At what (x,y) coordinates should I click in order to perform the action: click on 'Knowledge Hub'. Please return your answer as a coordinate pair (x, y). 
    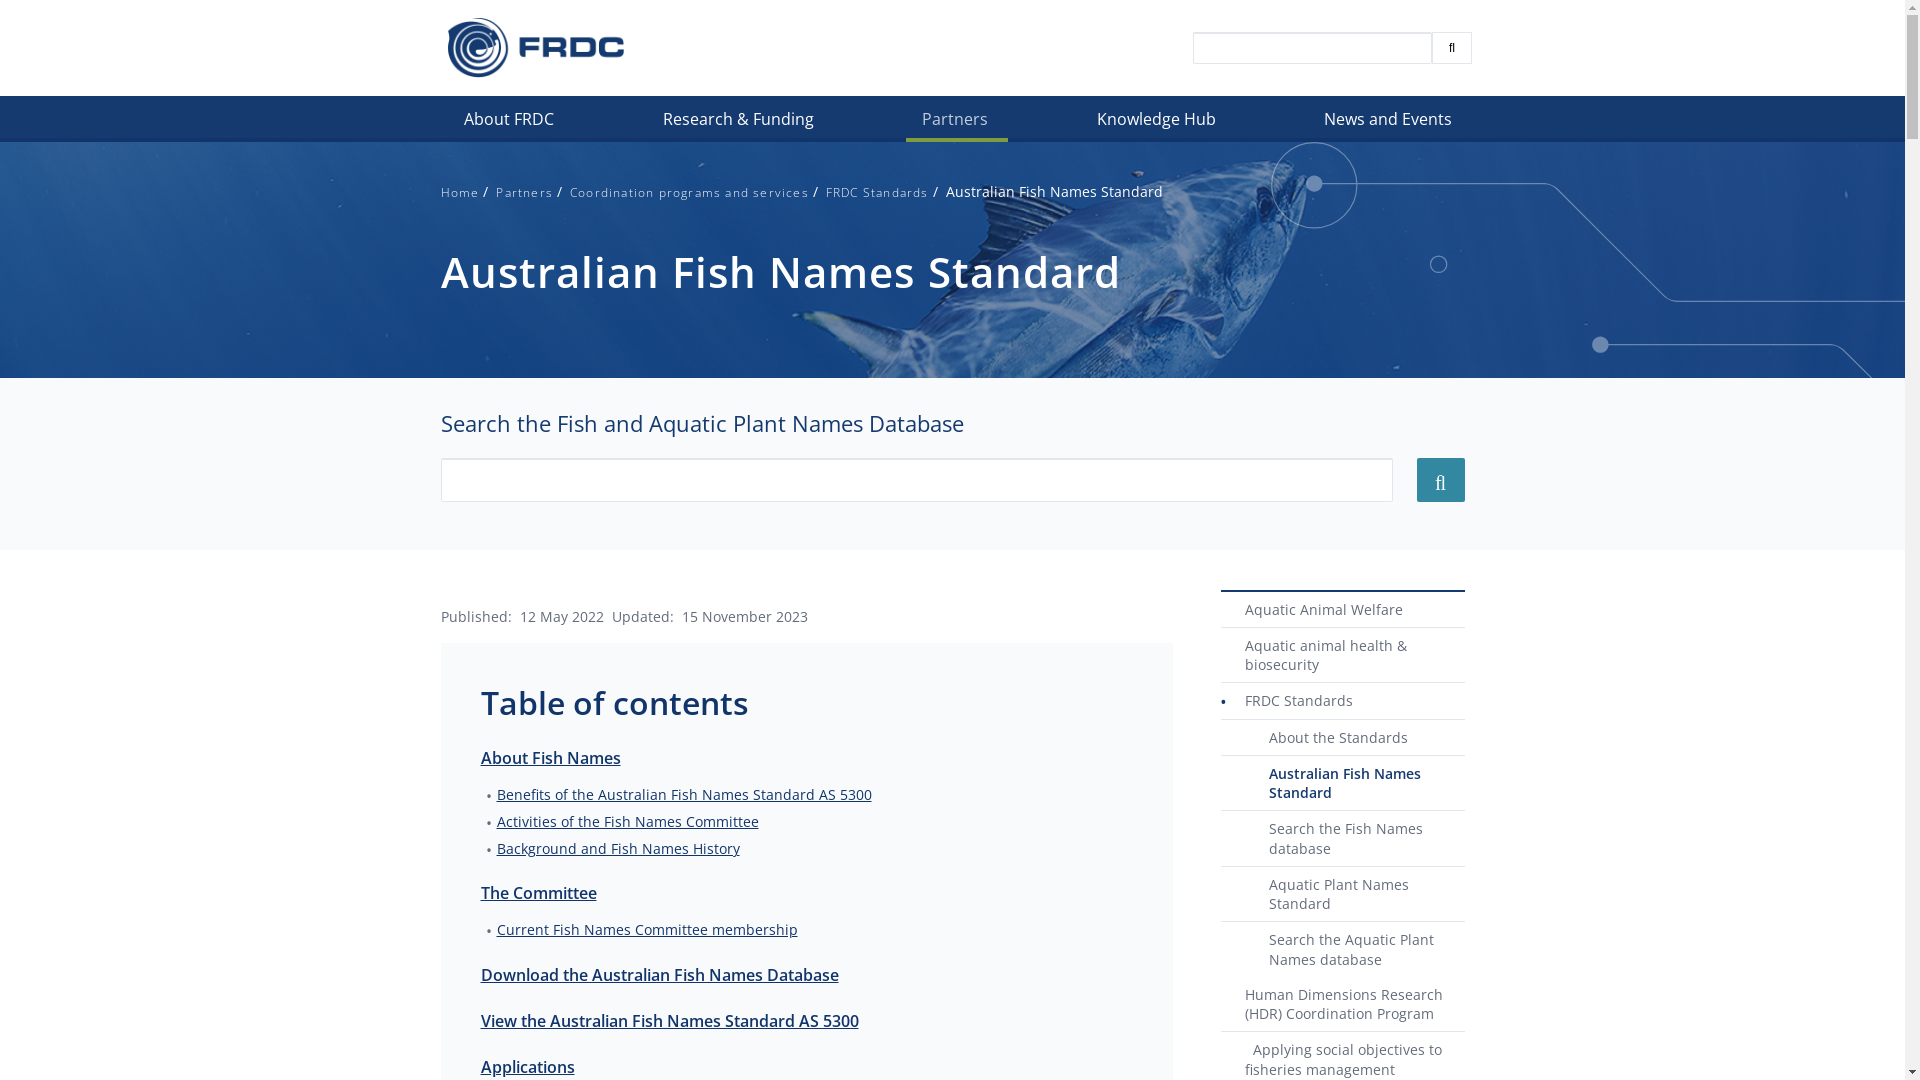
    Looking at the image, I should click on (1157, 123).